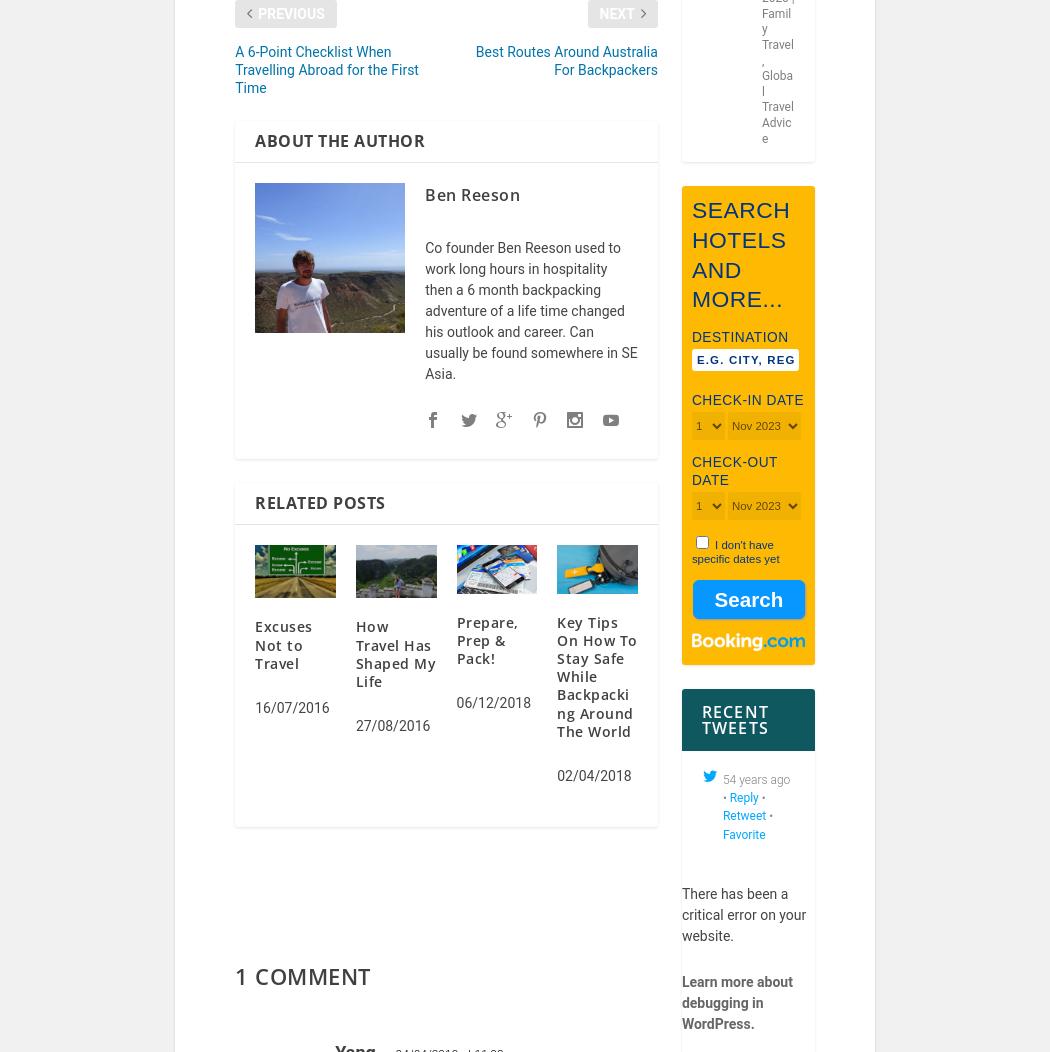 Image resolution: width=1050 pixels, height=1052 pixels. I want to click on '54 years ago •', so click(756, 802).